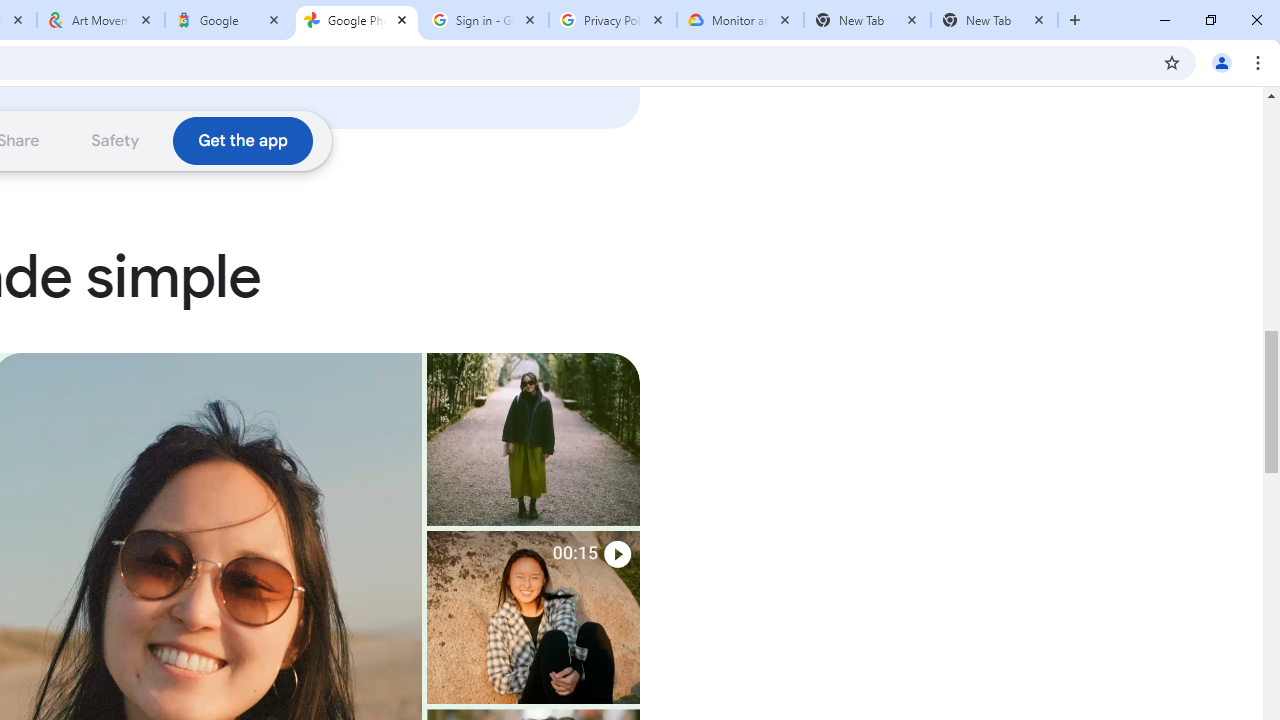 The height and width of the screenshot is (720, 1280). What do you see at coordinates (994, 20) in the screenshot?
I see `'New Tab'` at bounding box center [994, 20].